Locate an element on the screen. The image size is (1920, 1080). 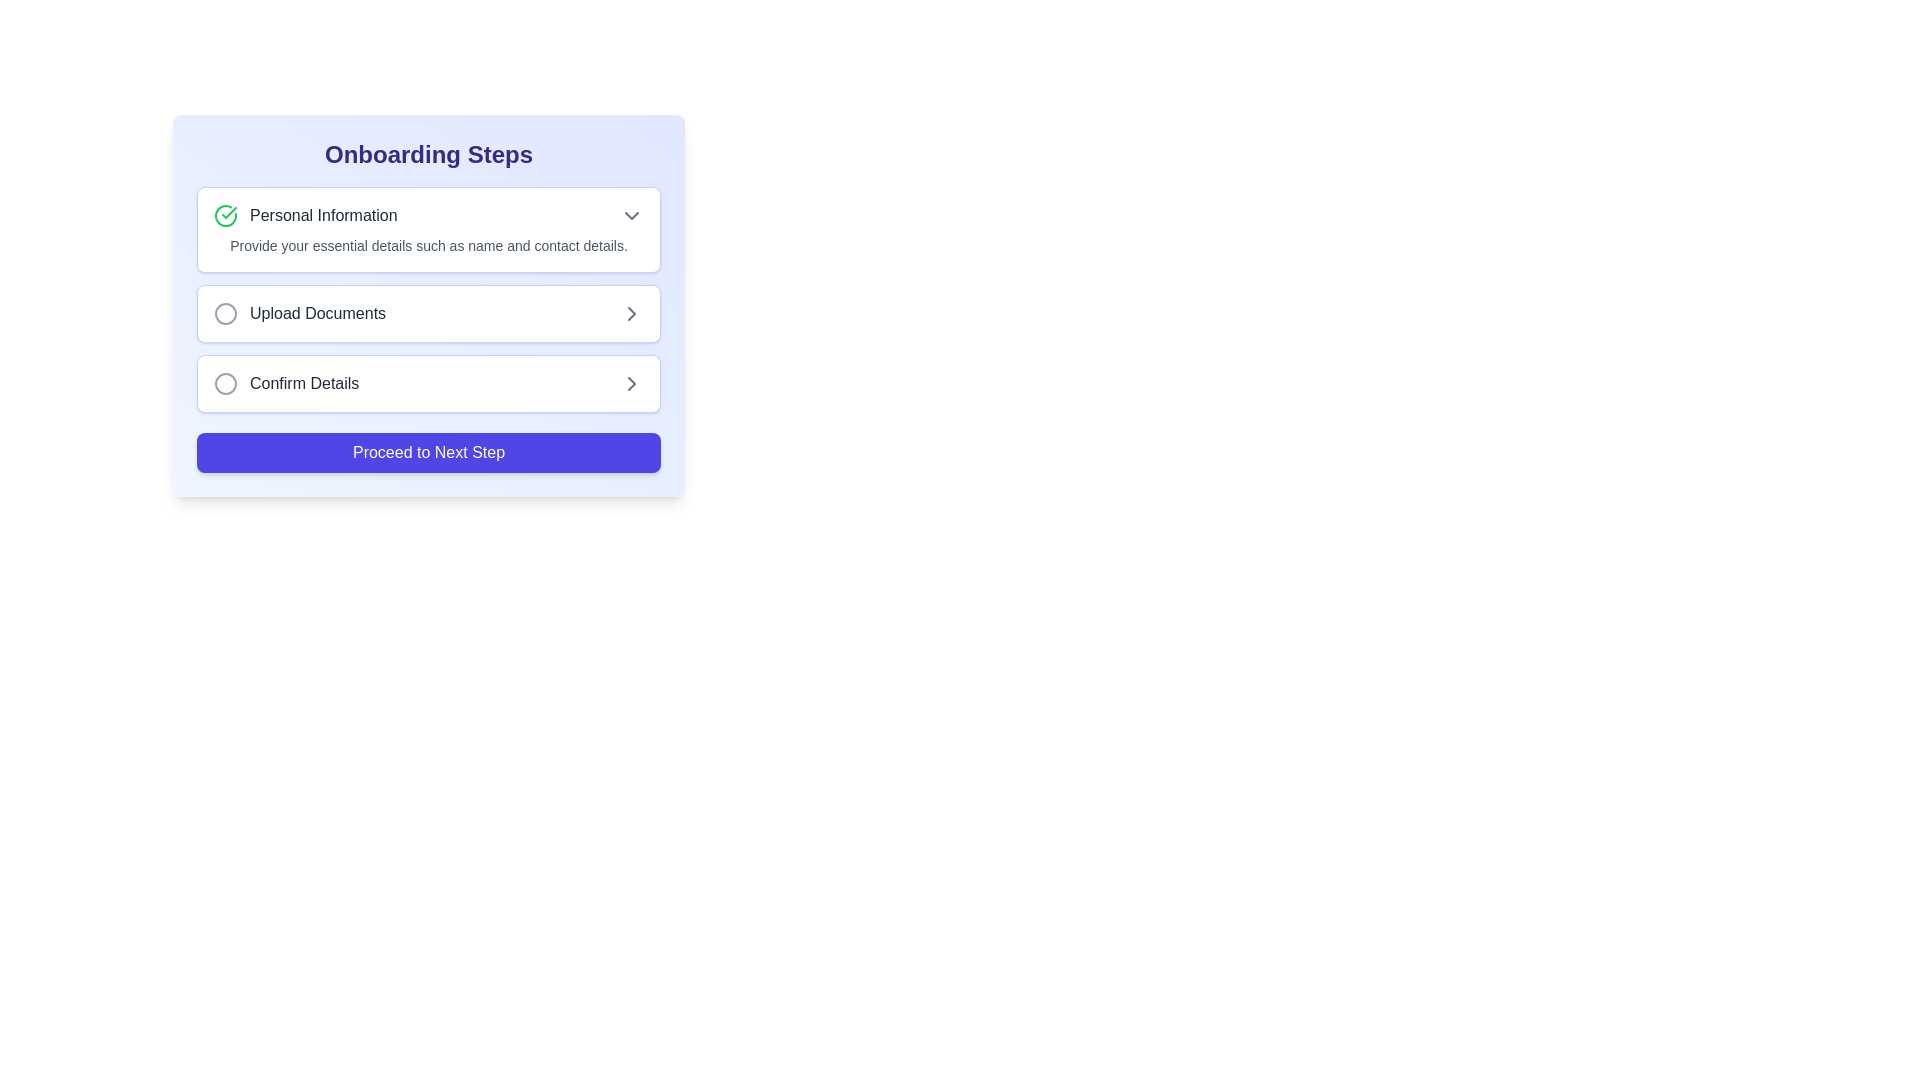
the arrow on the 'Personal Information' informational card is located at coordinates (427, 229).